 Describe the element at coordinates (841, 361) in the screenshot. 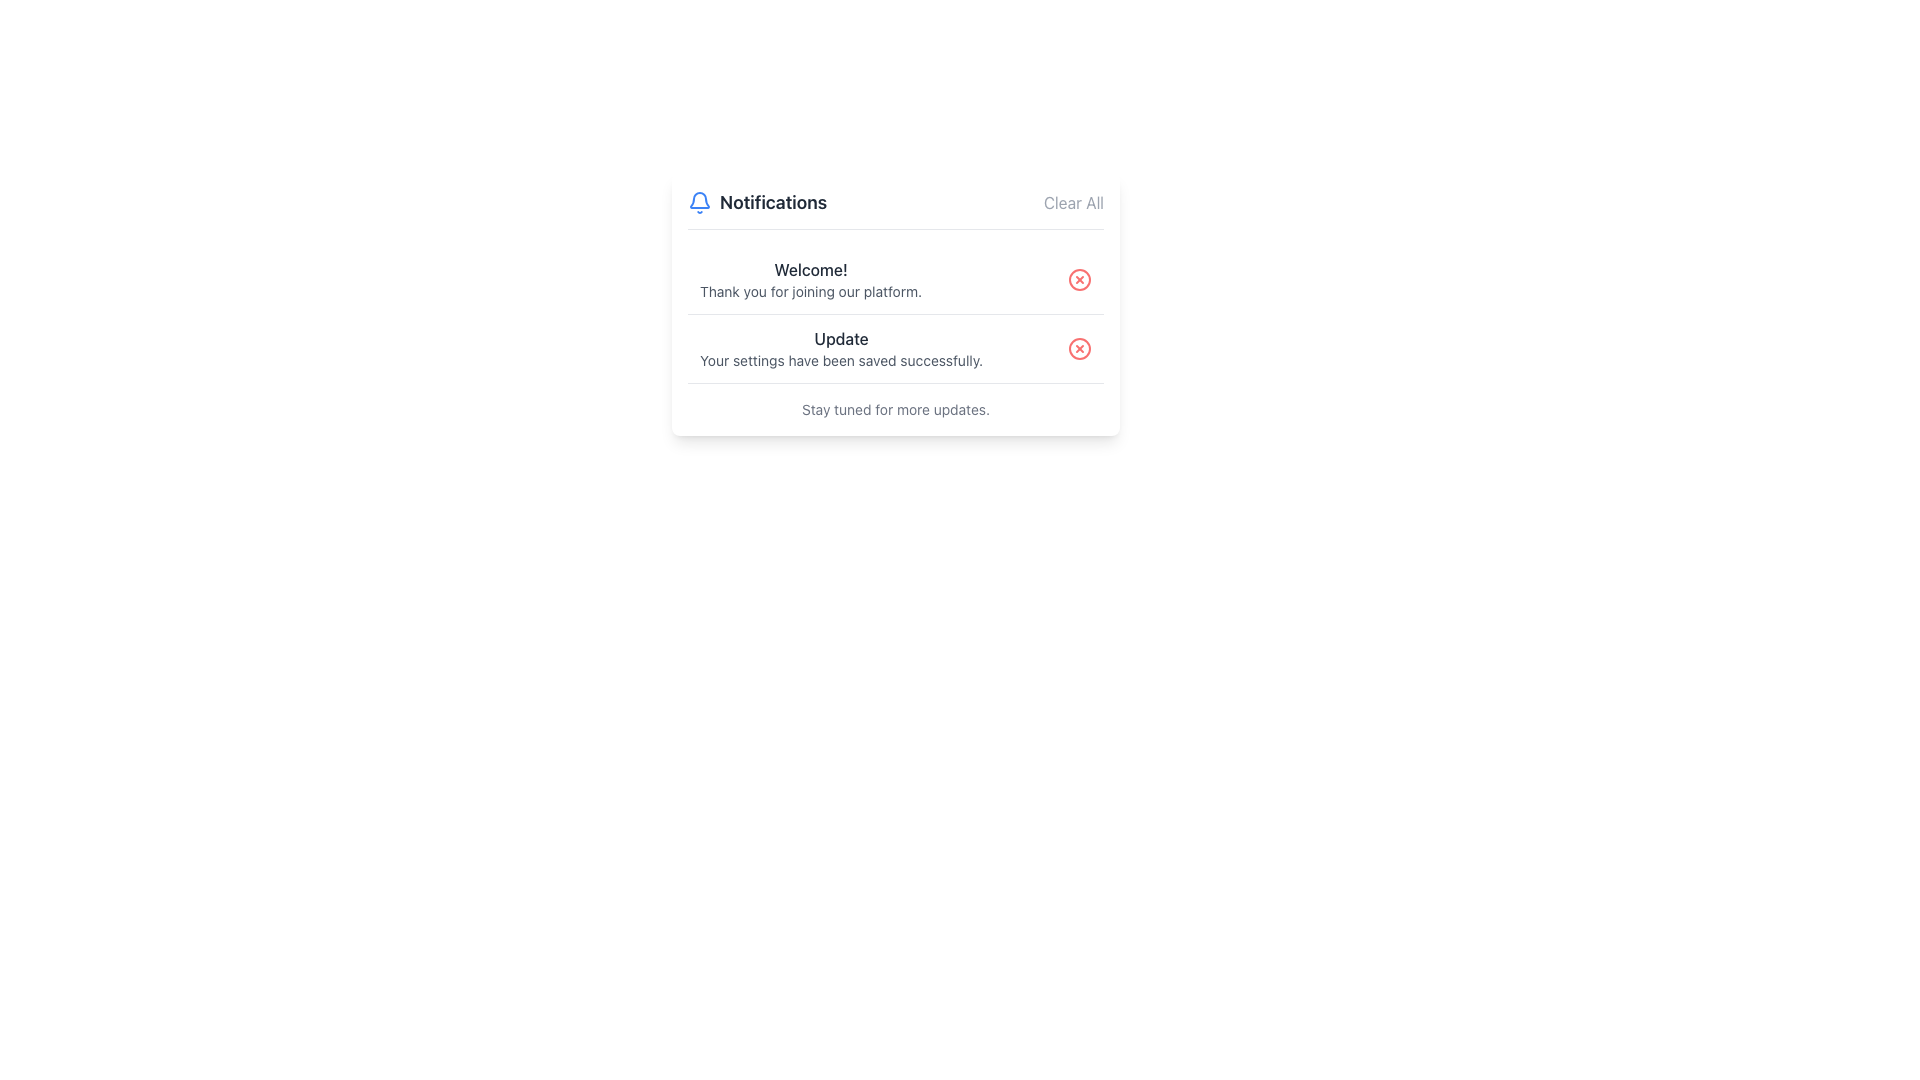

I see `feedback text displayed beneath the 'Update' header in the notification section, specifically the second line indicating successful settings save` at that location.